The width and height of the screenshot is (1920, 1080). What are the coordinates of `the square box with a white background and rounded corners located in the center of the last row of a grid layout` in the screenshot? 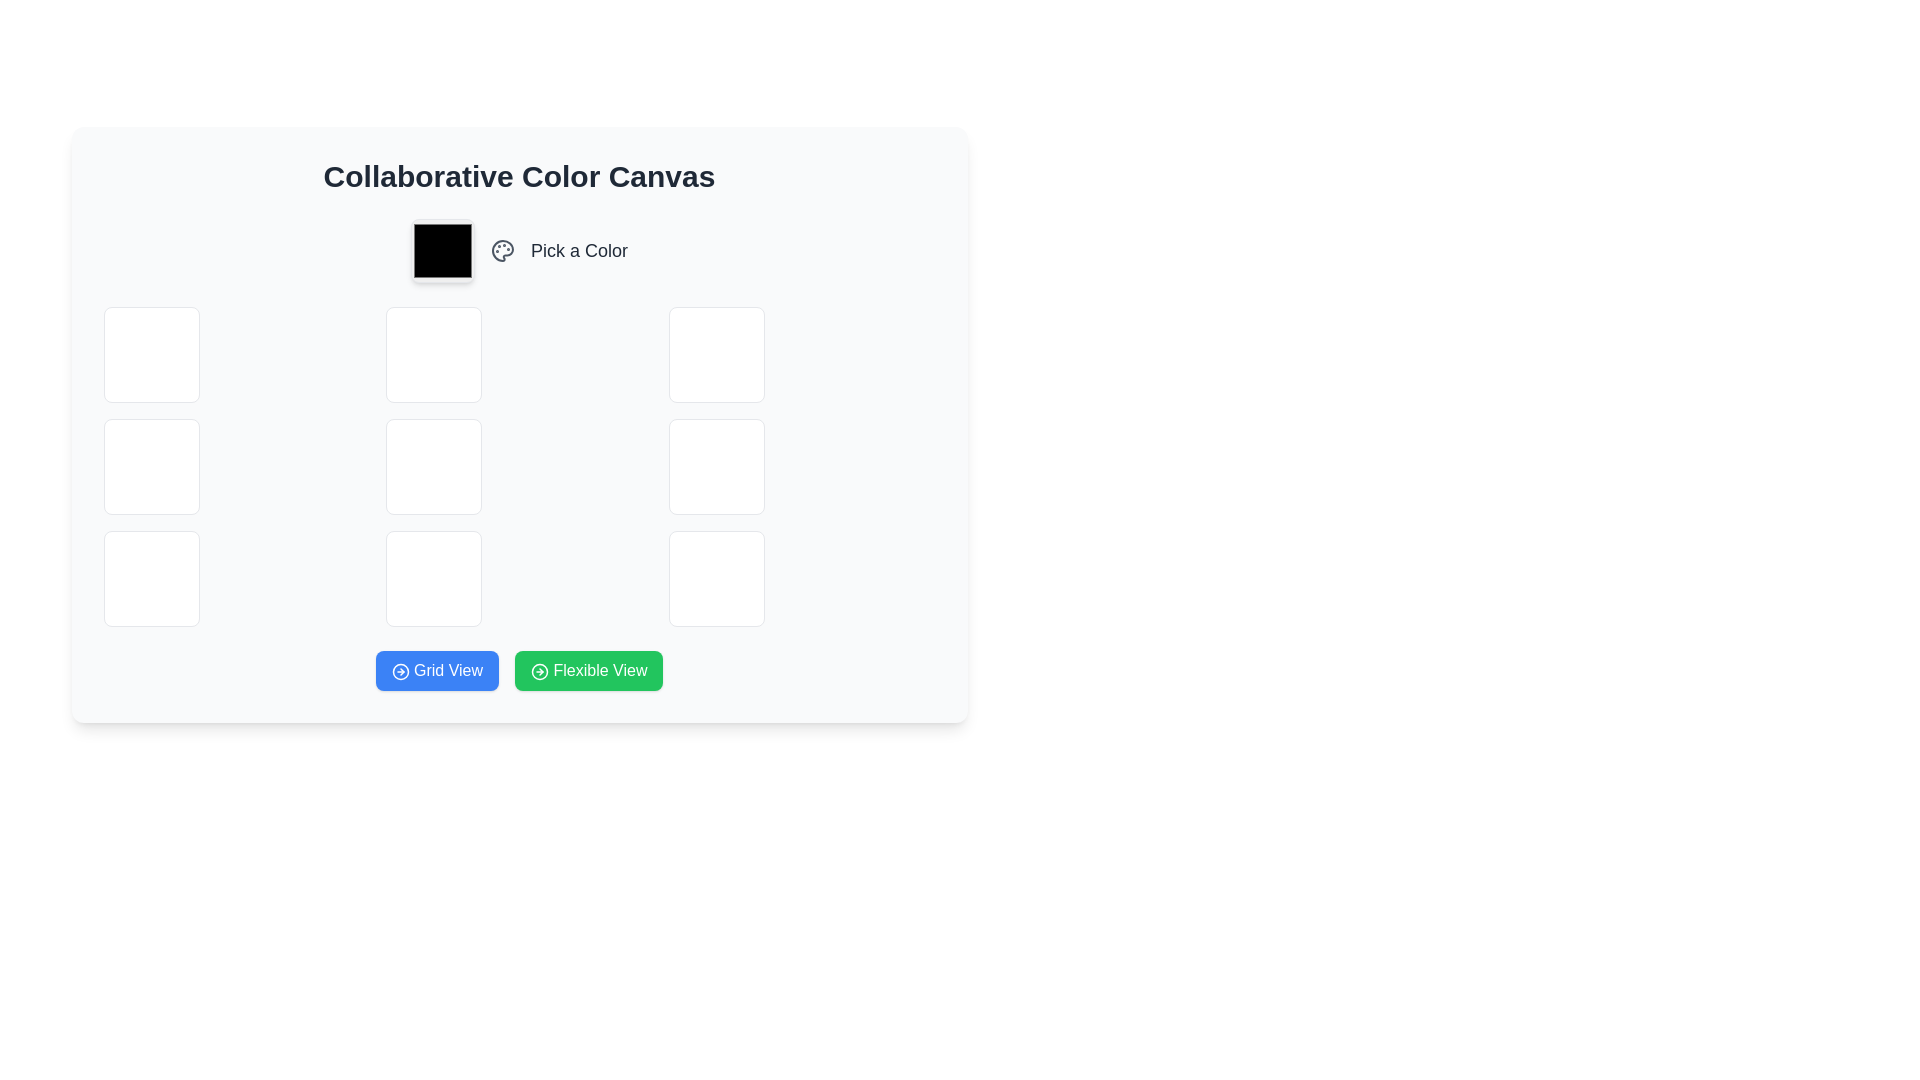 It's located at (433, 578).